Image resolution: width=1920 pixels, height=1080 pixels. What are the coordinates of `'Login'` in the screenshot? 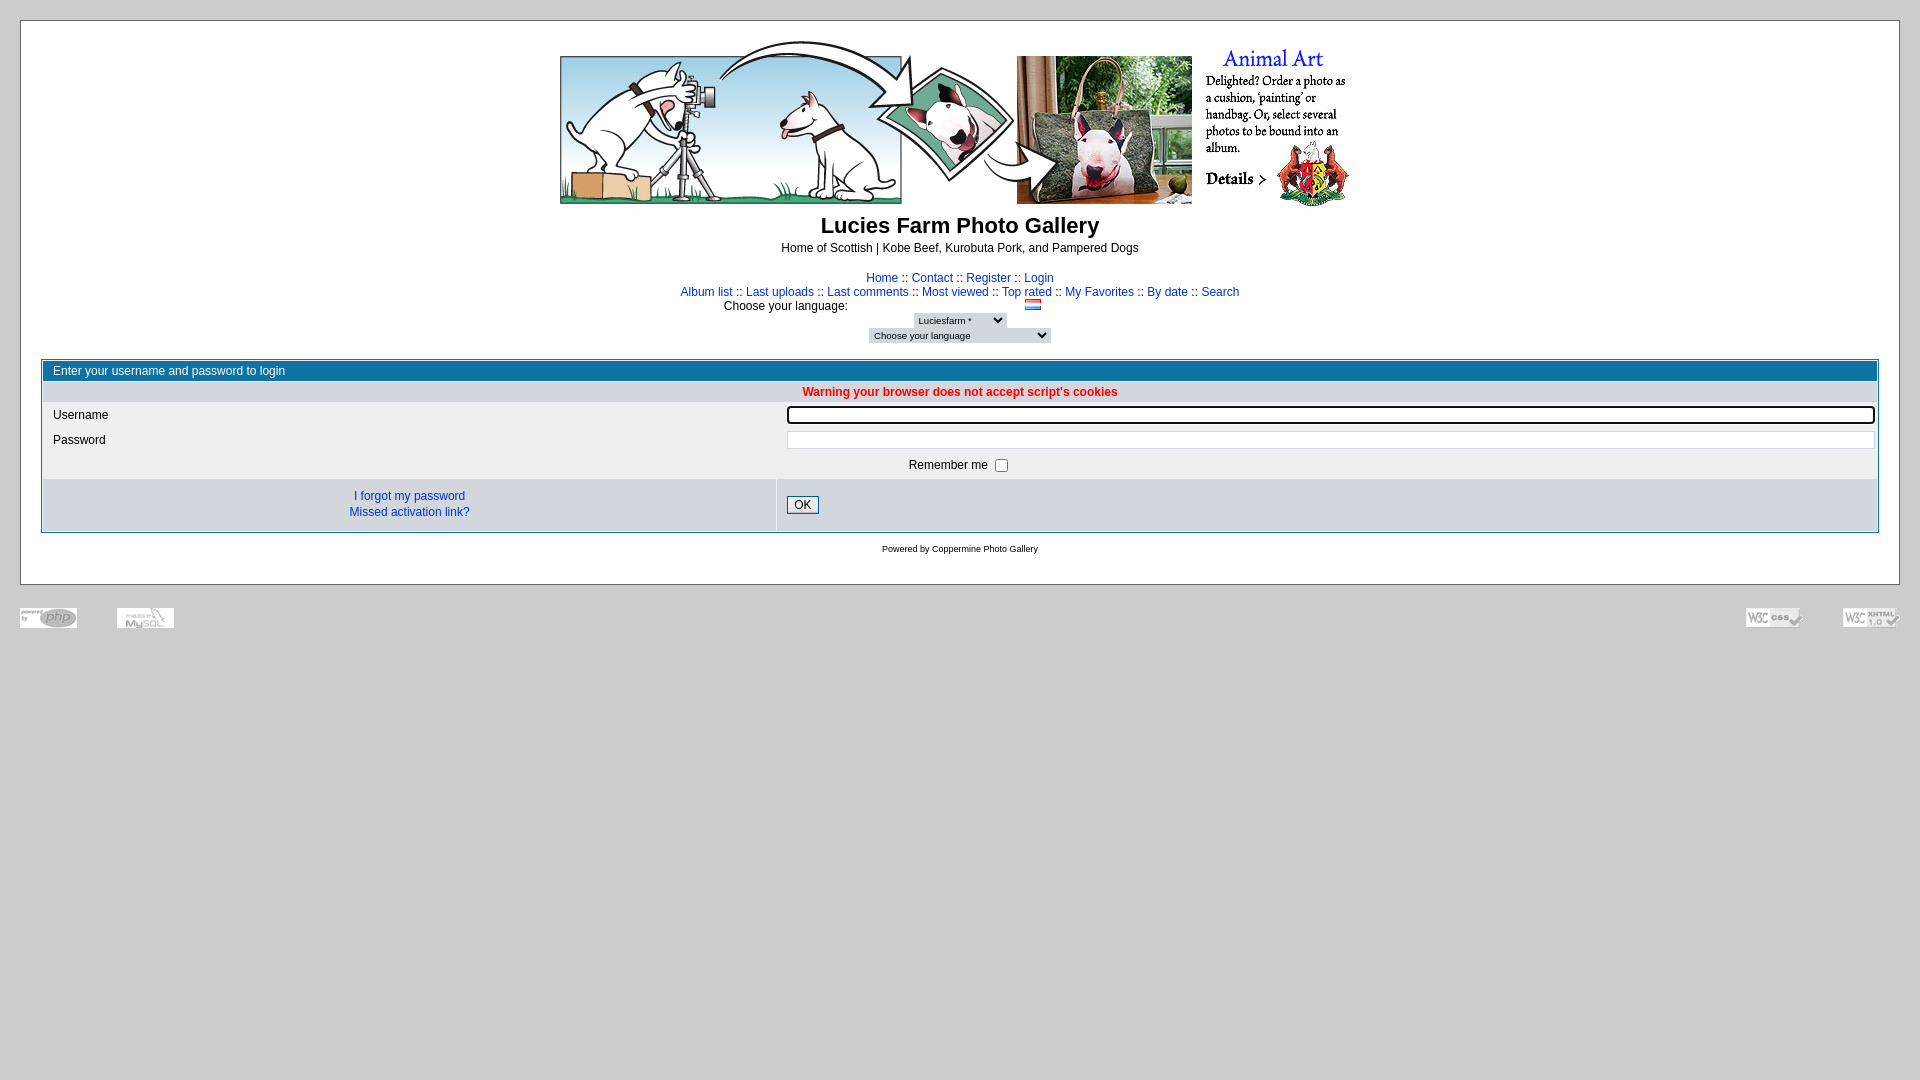 It's located at (1038, 277).